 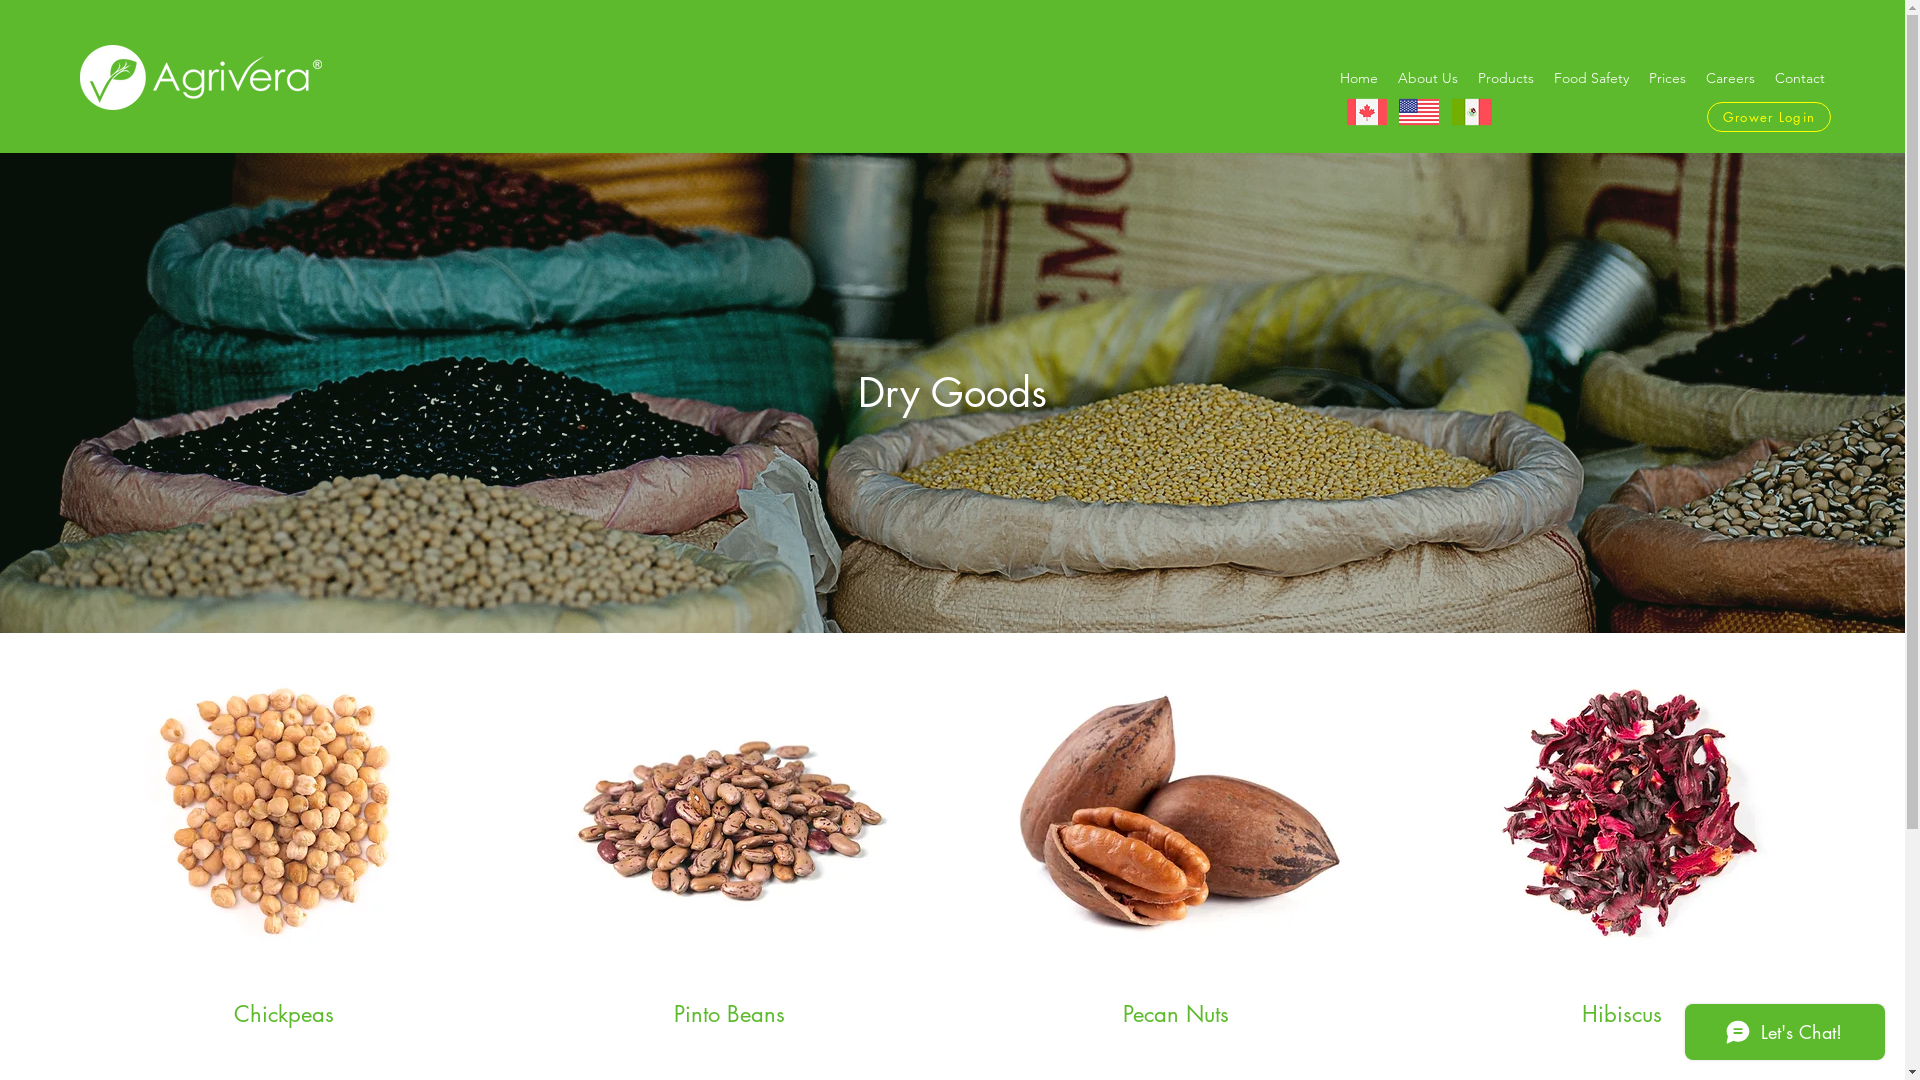 I want to click on 'Prices', so click(x=1667, y=76).